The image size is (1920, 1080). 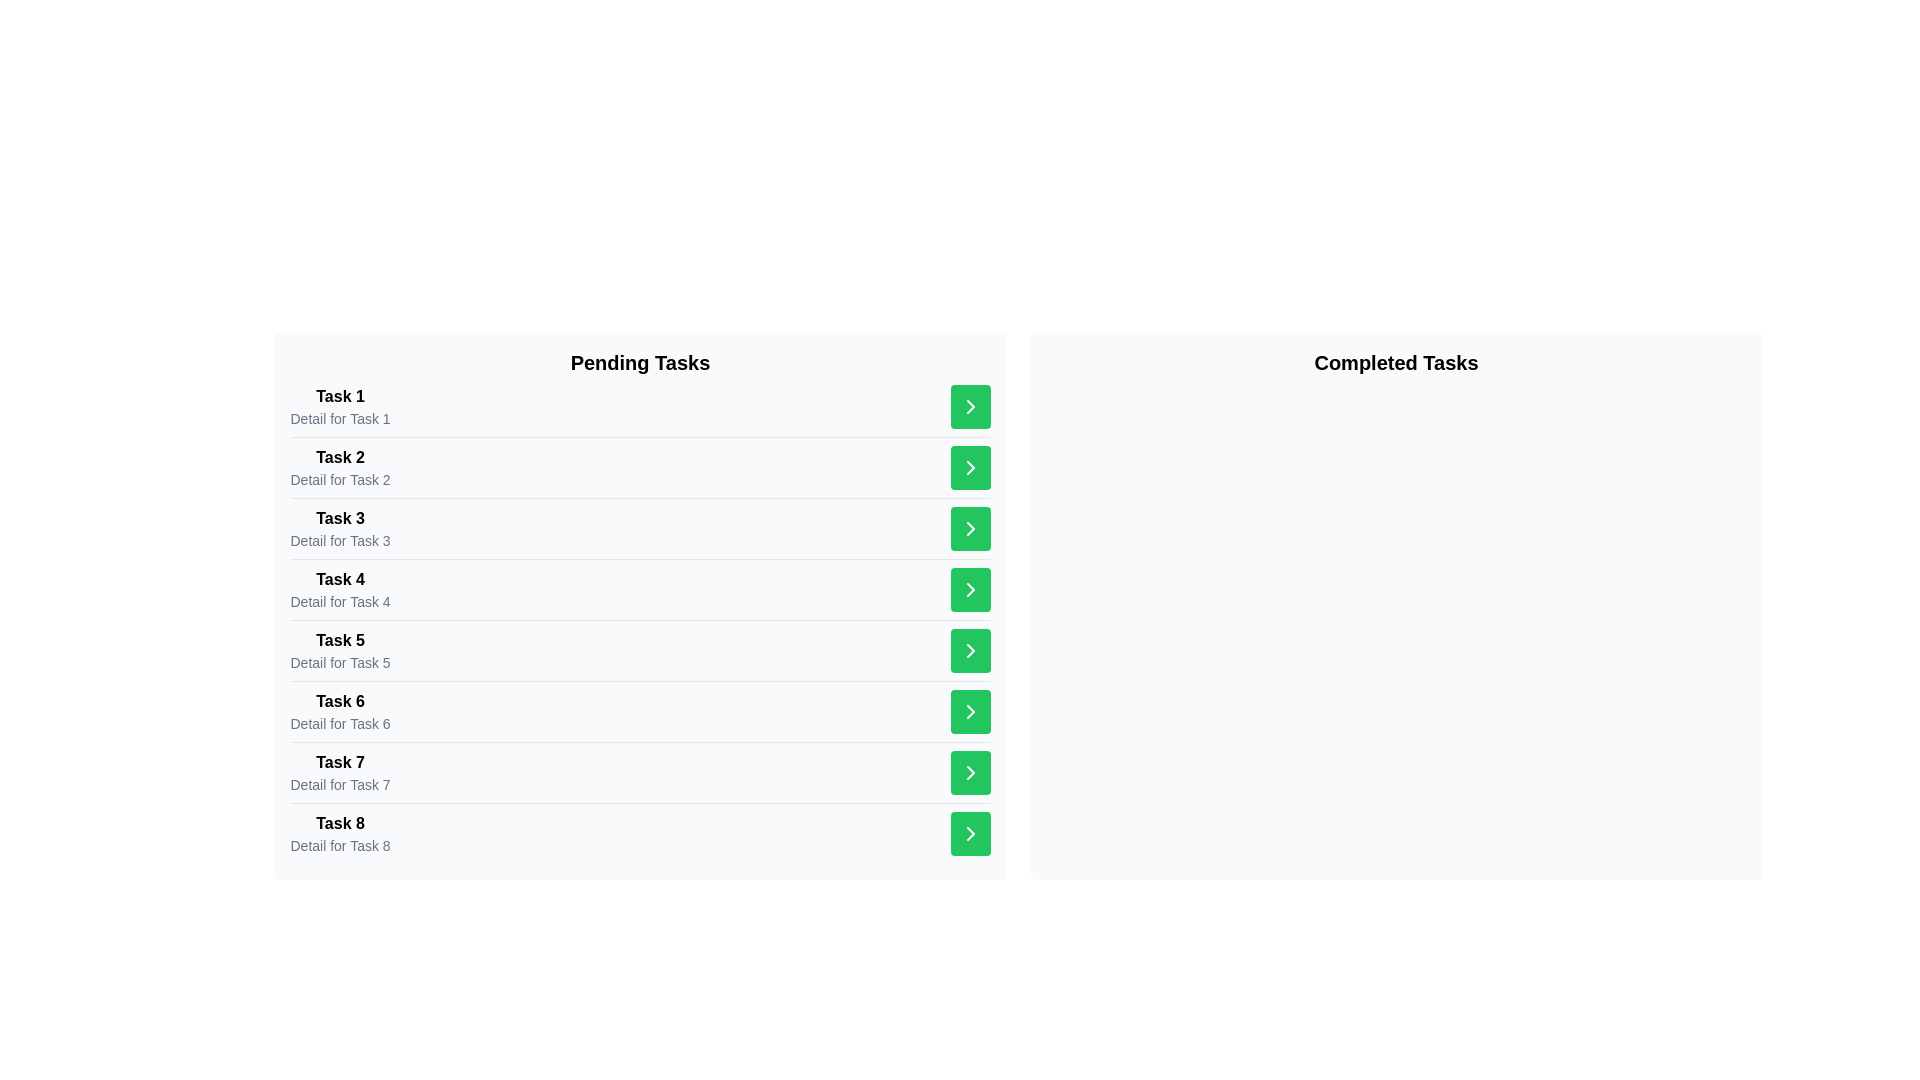 What do you see at coordinates (340, 763) in the screenshot?
I see `text content of the element displaying 'Task 7' in bold, which is the seventh item in the 'Pending Tasks' list` at bounding box center [340, 763].